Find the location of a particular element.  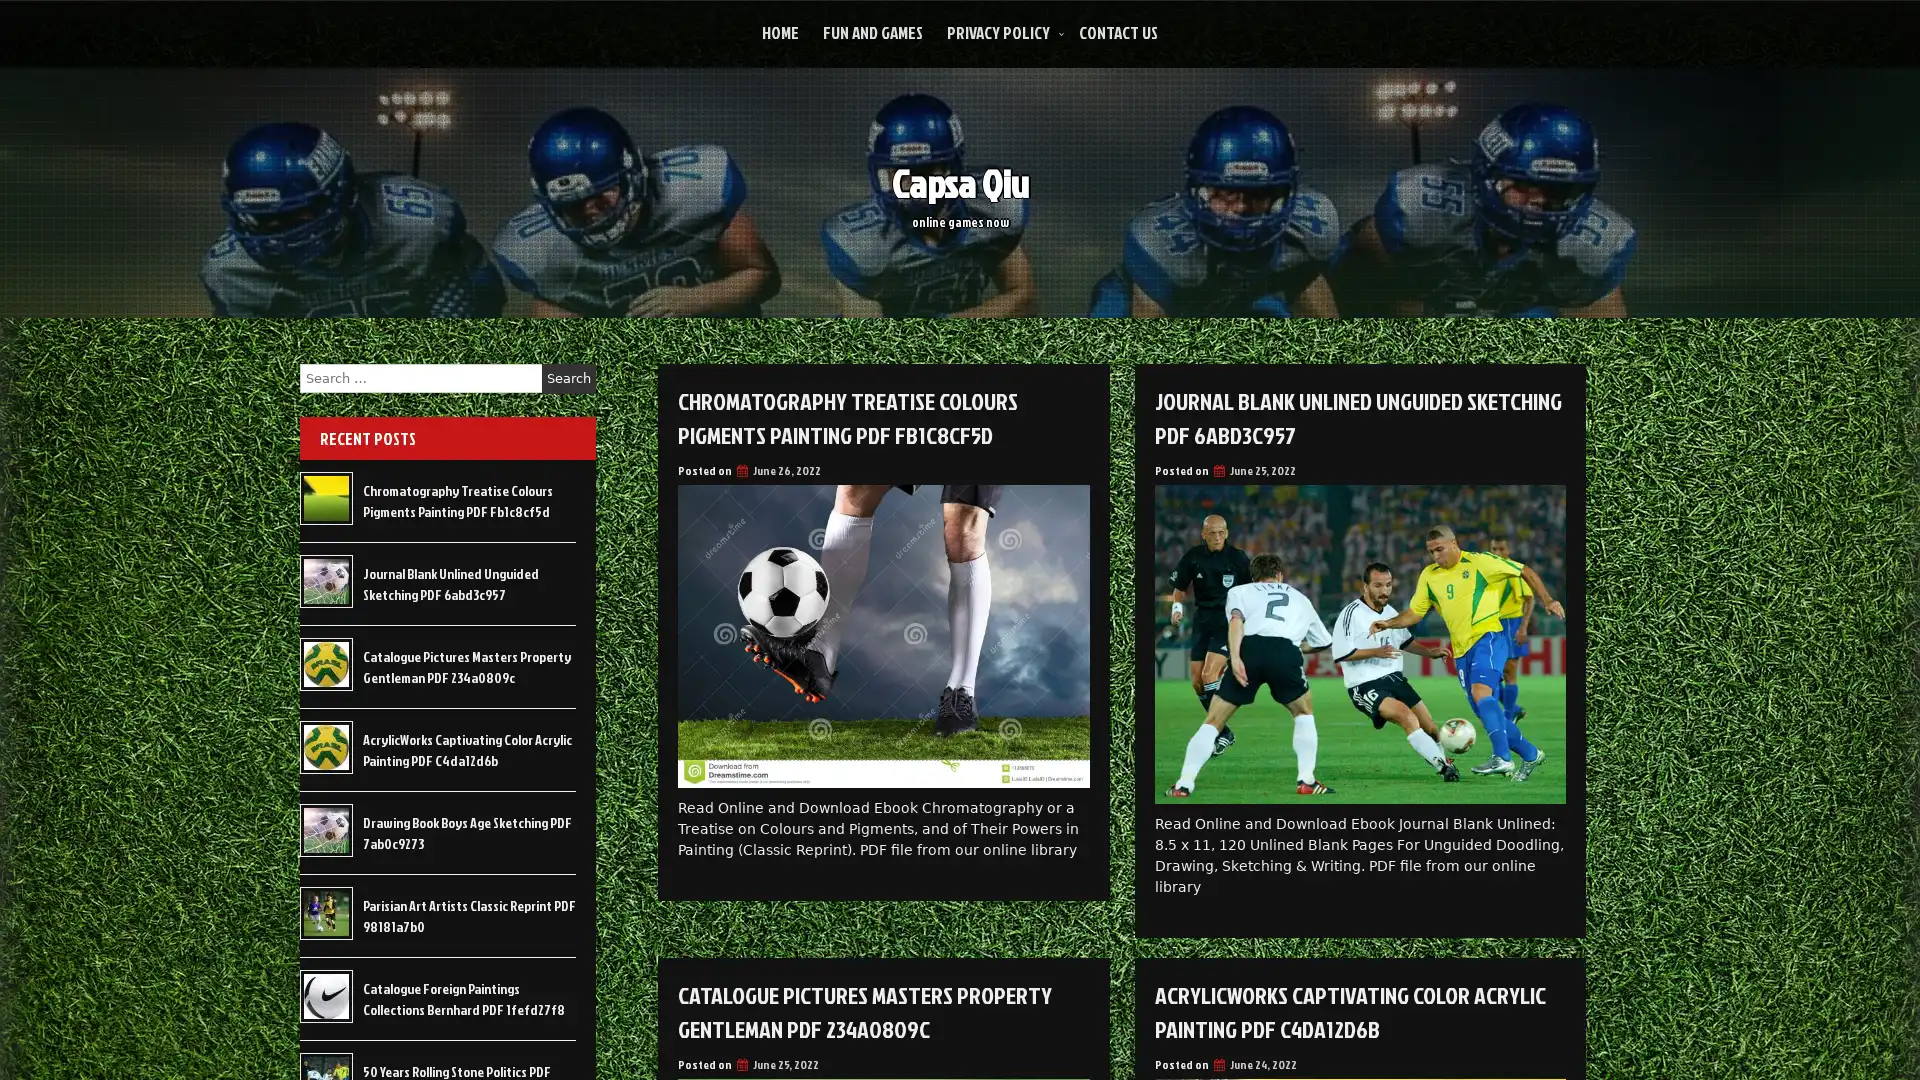

Search is located at coordinates (568, 378).